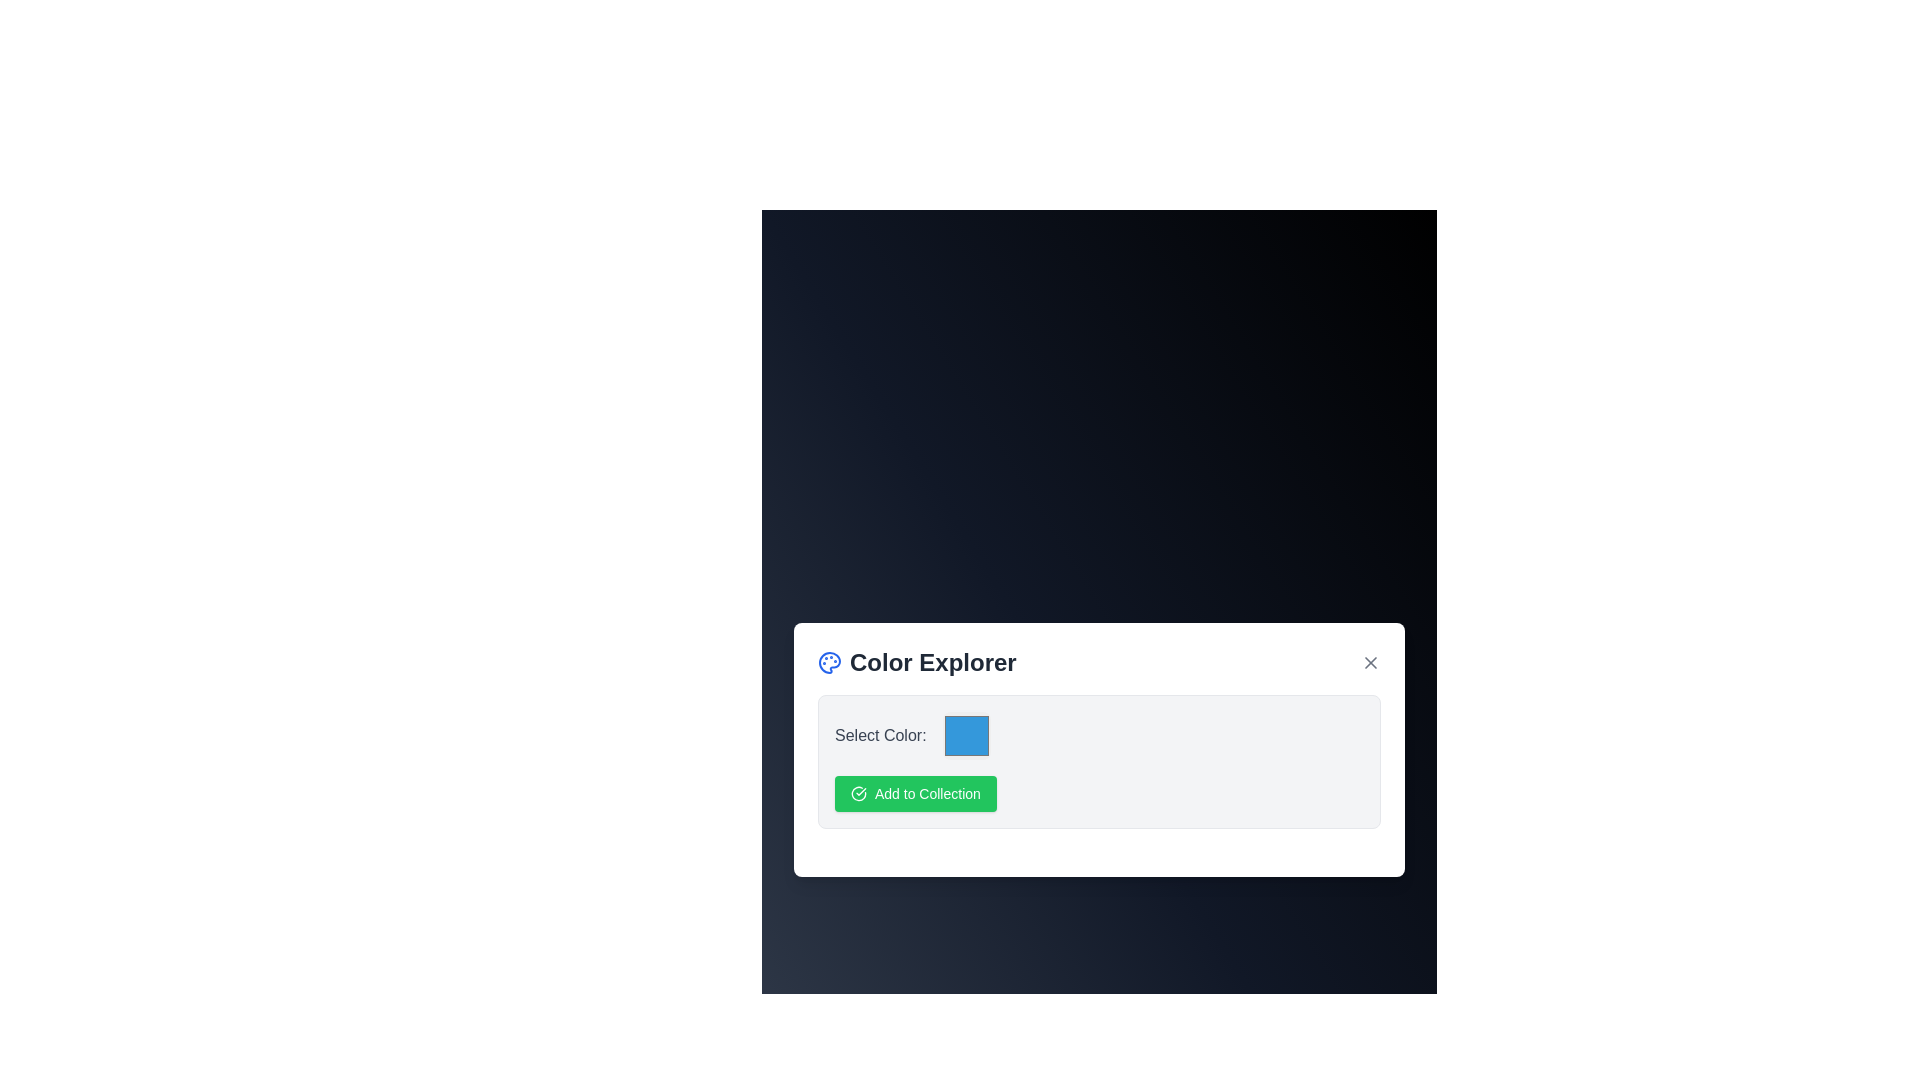  What do you see at coordinates (859, 793) in the screenshot?
I see `the checkmark circle icon that indicates confirmation or completion, as part of the 'Add to Collection' button in the 'Color Explorer' dialog box` at bounding box center [859, 793].